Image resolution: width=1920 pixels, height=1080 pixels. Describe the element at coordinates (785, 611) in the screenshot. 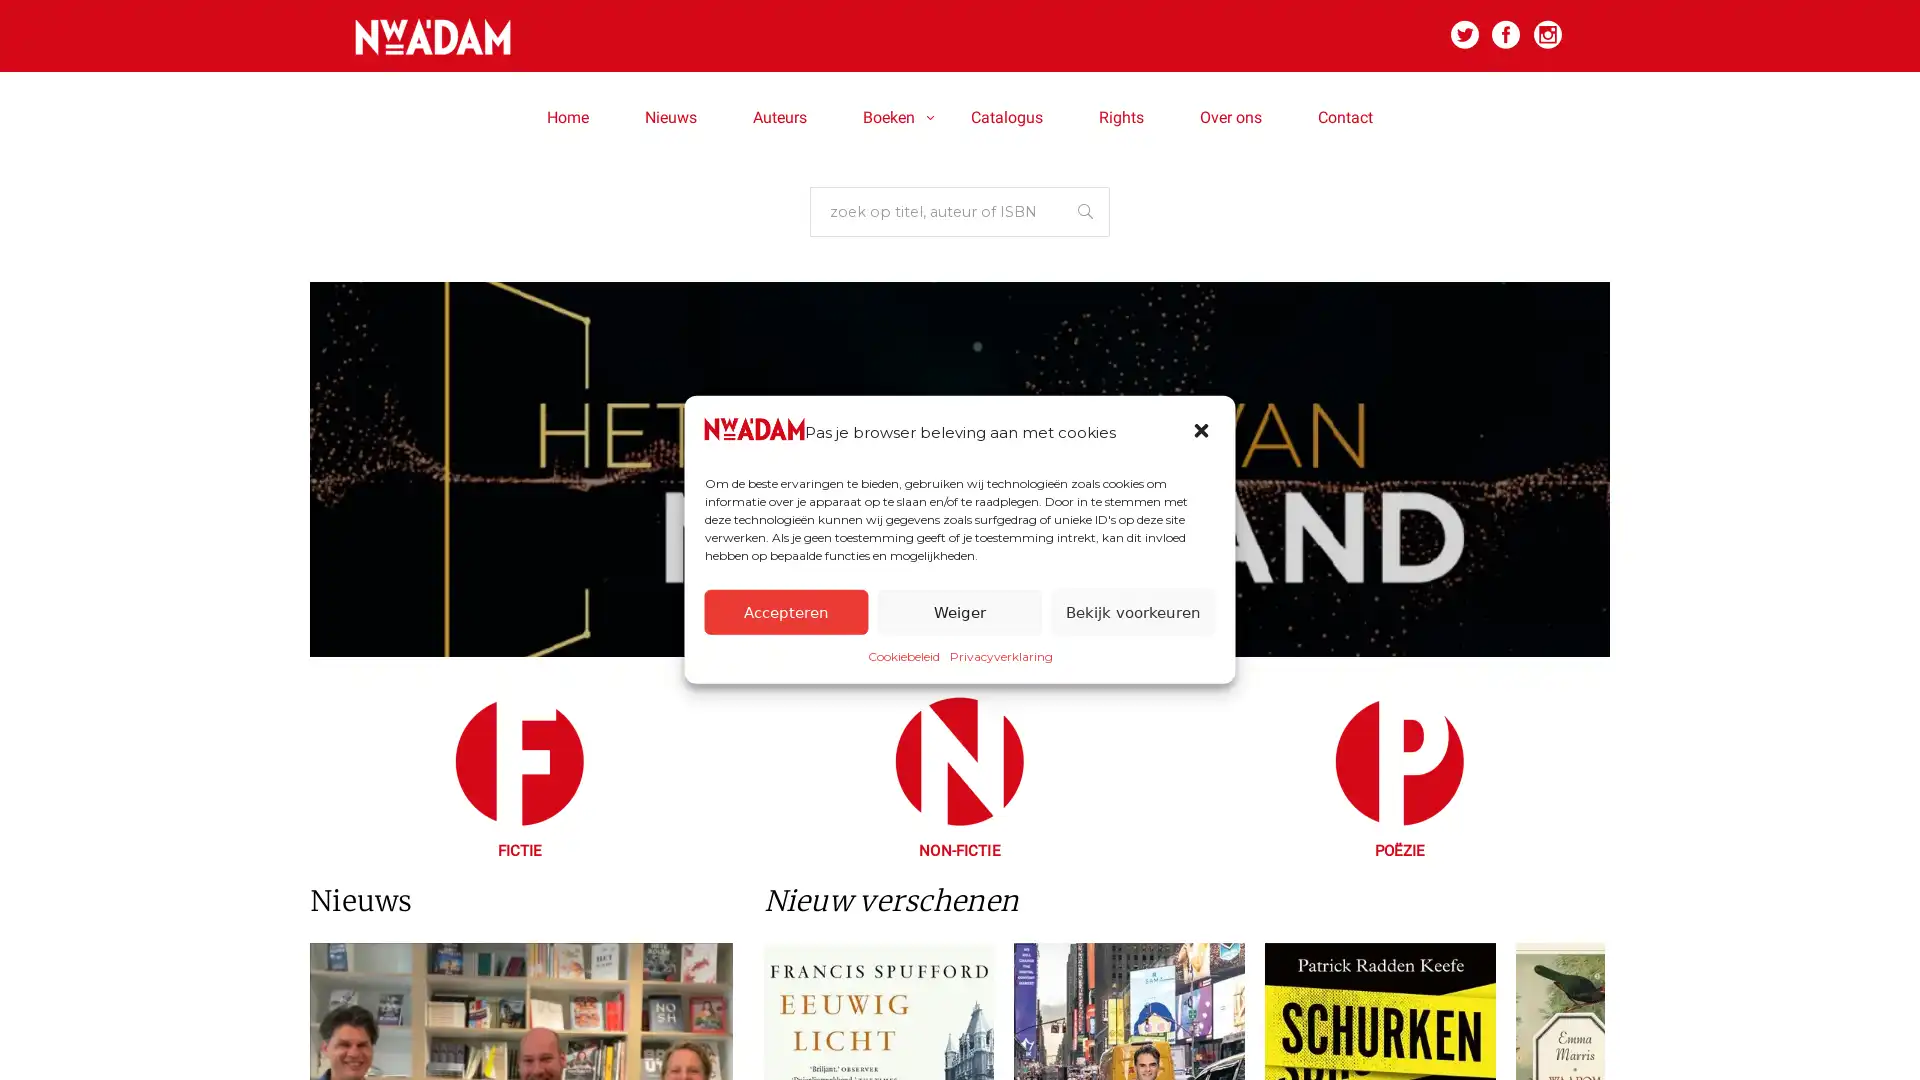

I see `Accepteren` at that location.